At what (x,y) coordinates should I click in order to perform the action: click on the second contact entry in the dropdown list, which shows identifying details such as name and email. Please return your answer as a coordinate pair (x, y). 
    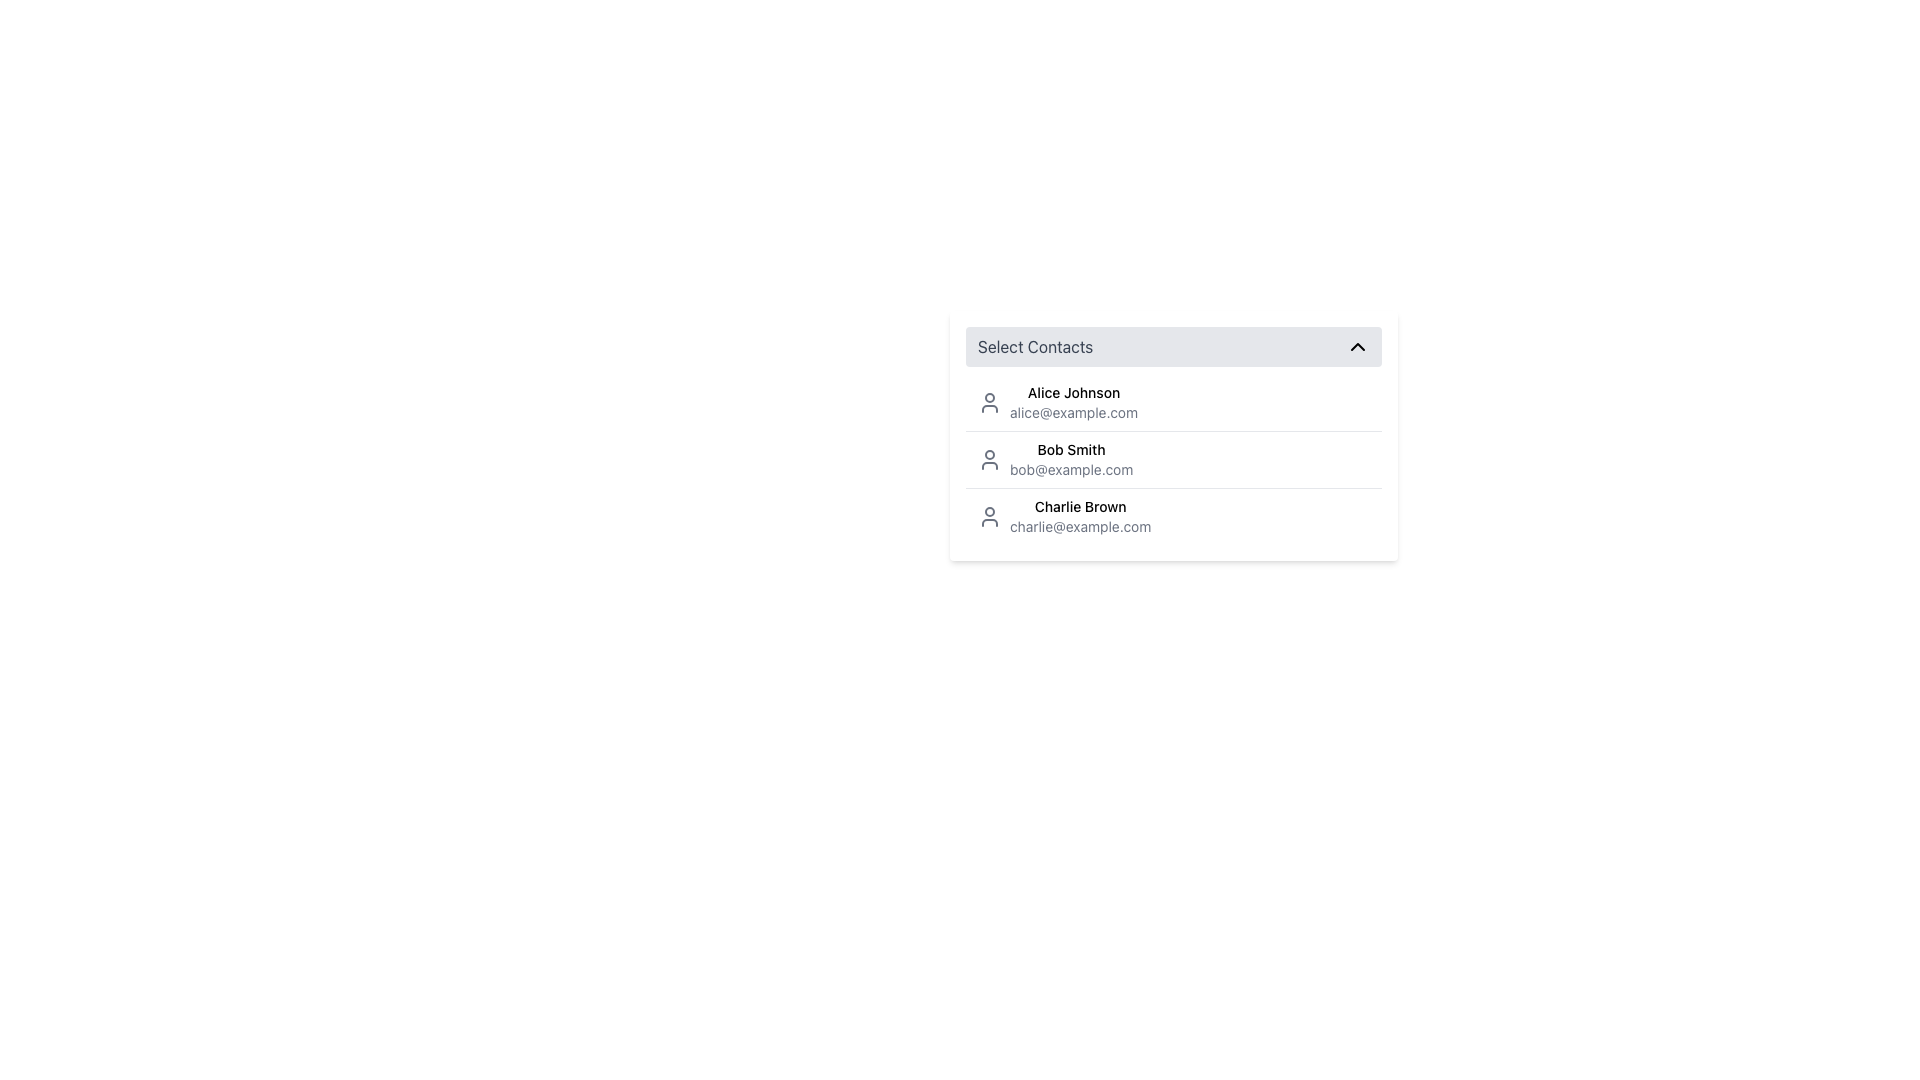
    Looking at the image, I should click on (1174, 459).